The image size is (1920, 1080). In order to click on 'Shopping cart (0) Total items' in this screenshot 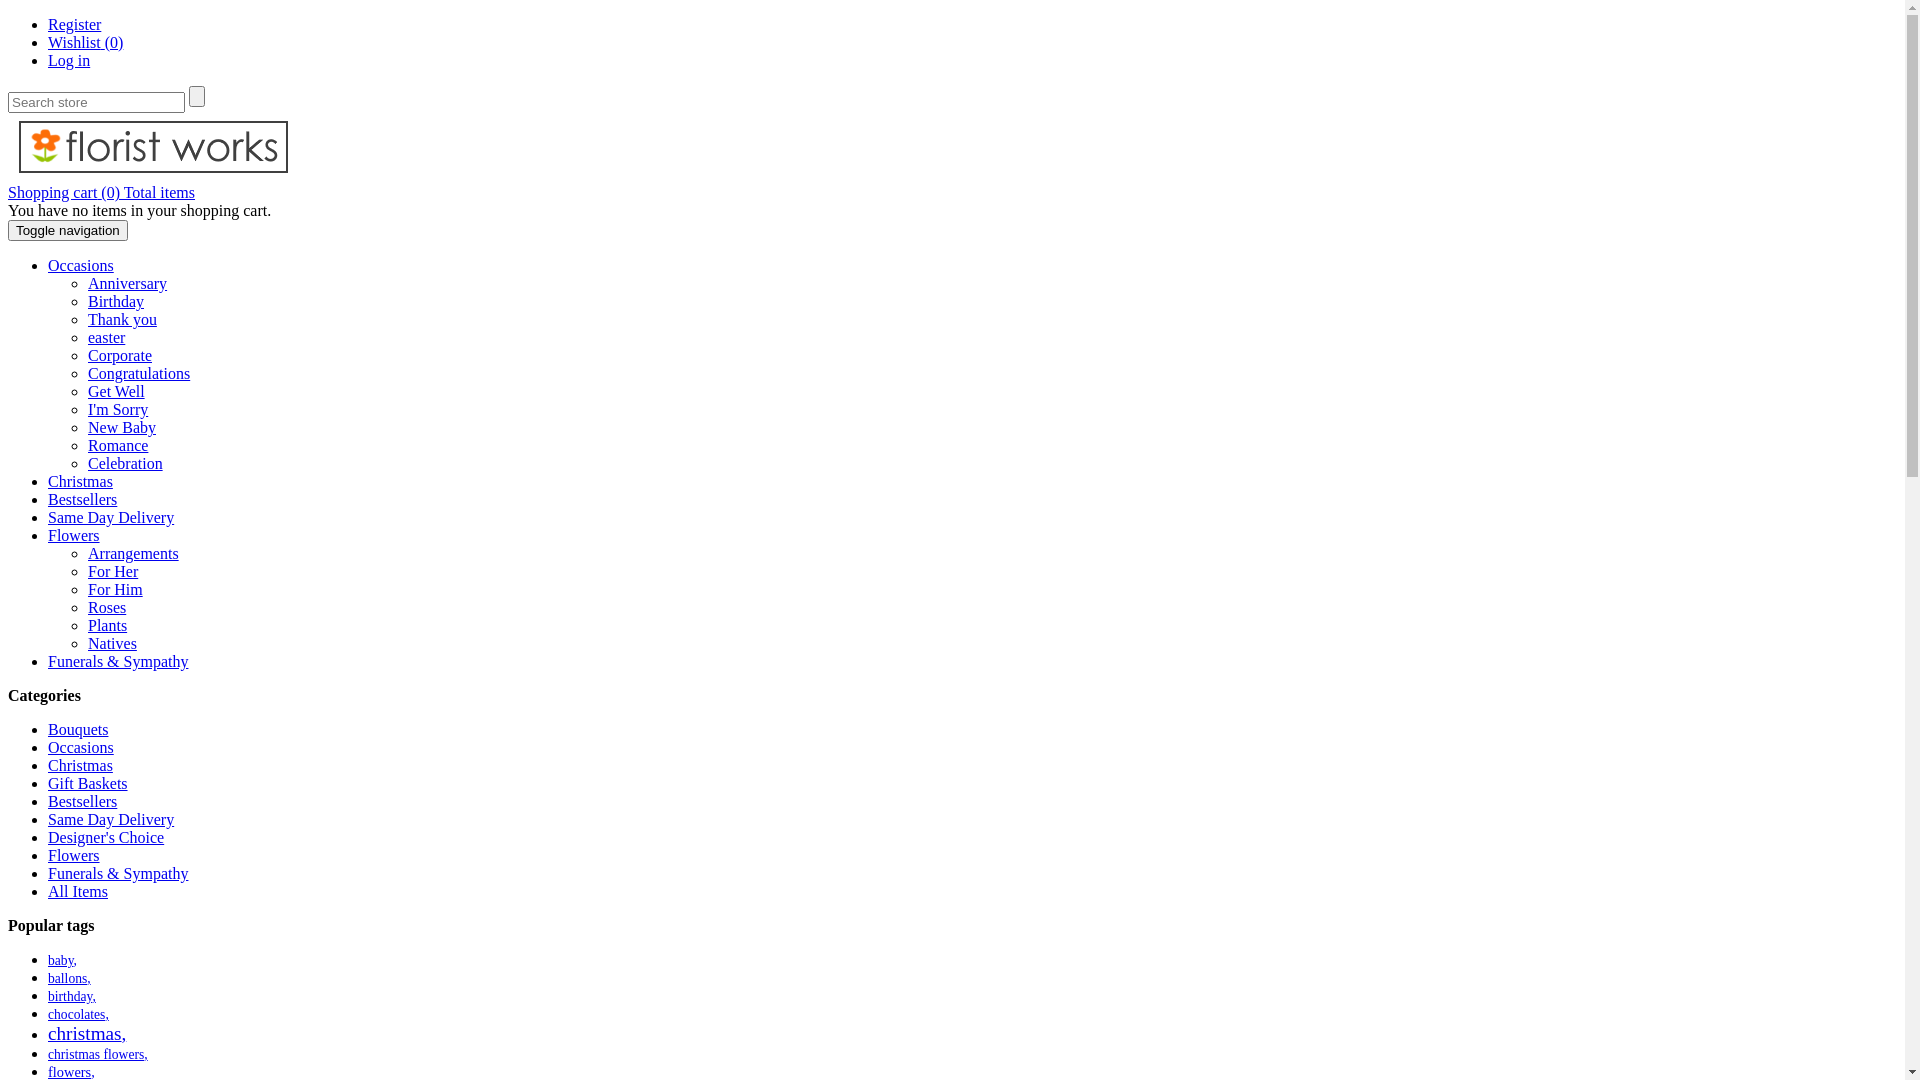, I will do `click(100, 192)`.